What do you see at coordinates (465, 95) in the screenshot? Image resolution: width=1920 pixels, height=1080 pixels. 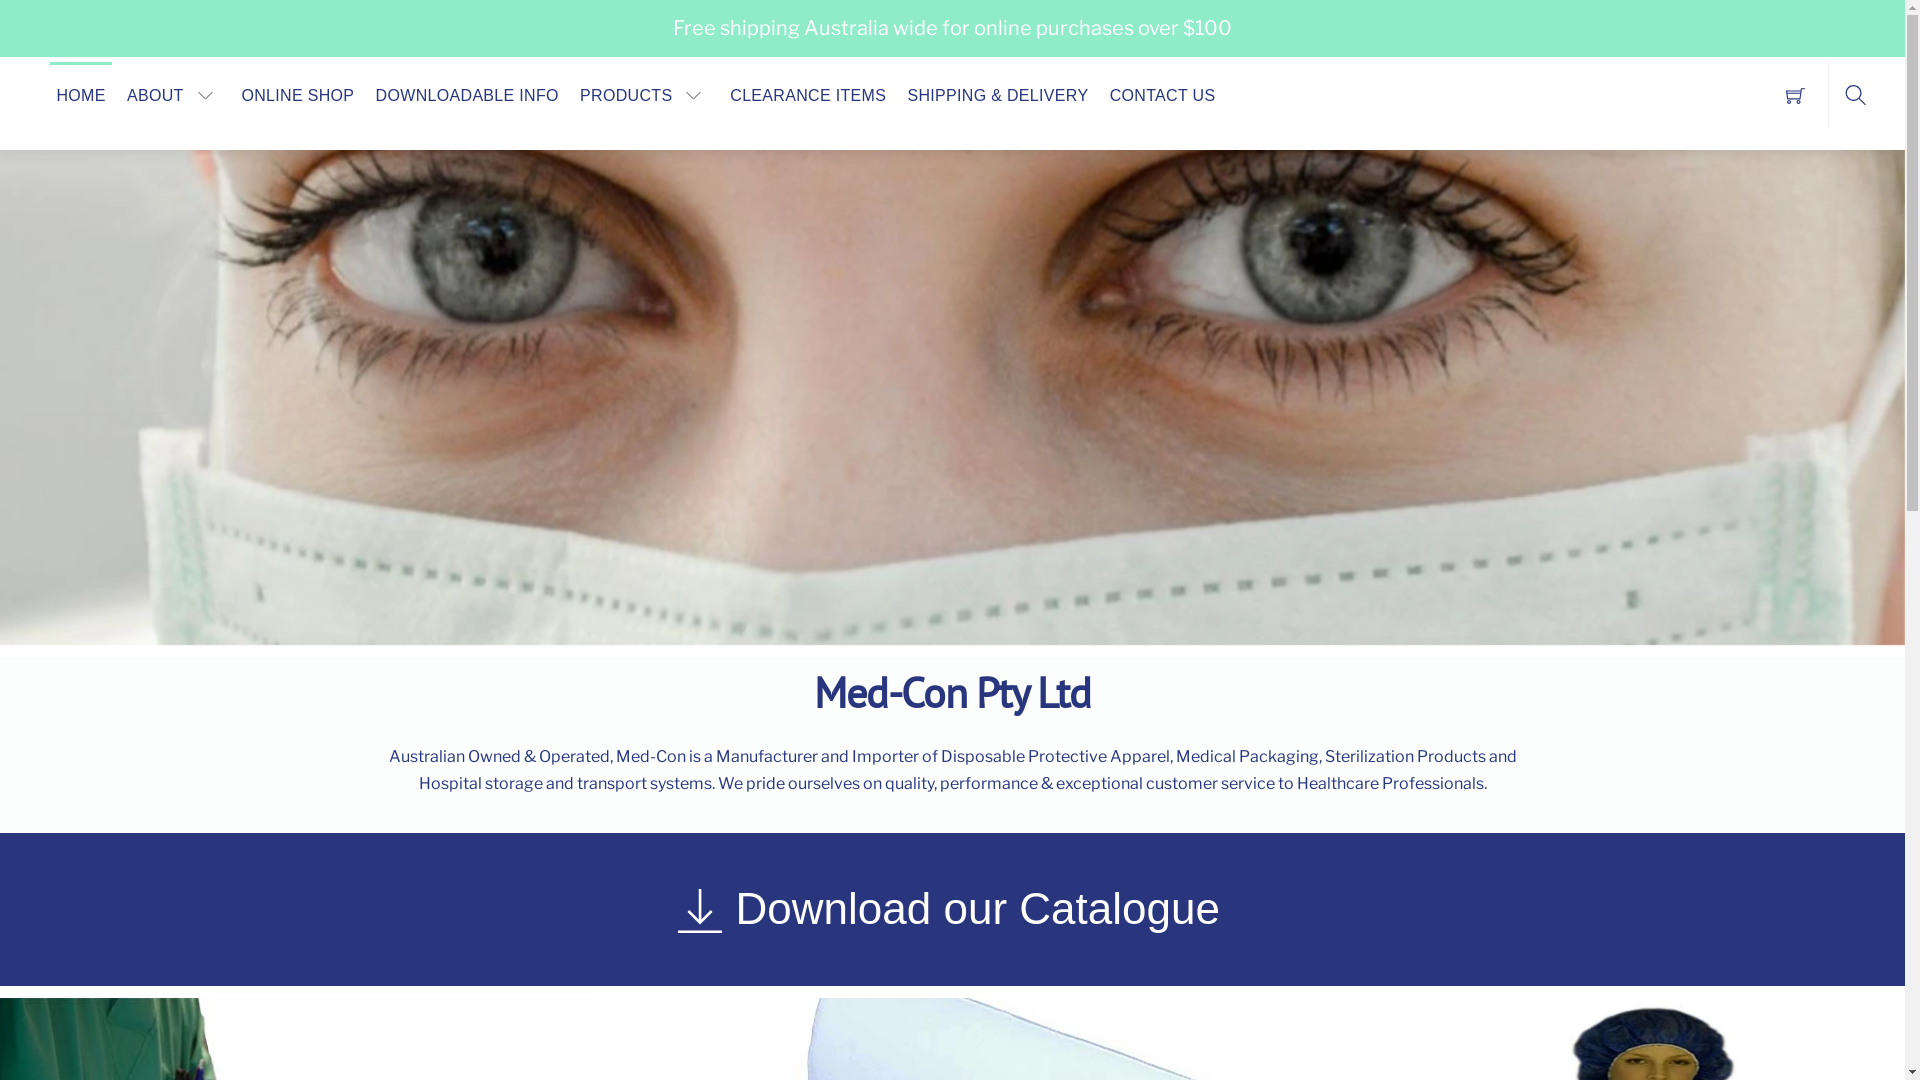 I see `'DOWNLOADABLE INFO'` at bounding box center [465, 95].